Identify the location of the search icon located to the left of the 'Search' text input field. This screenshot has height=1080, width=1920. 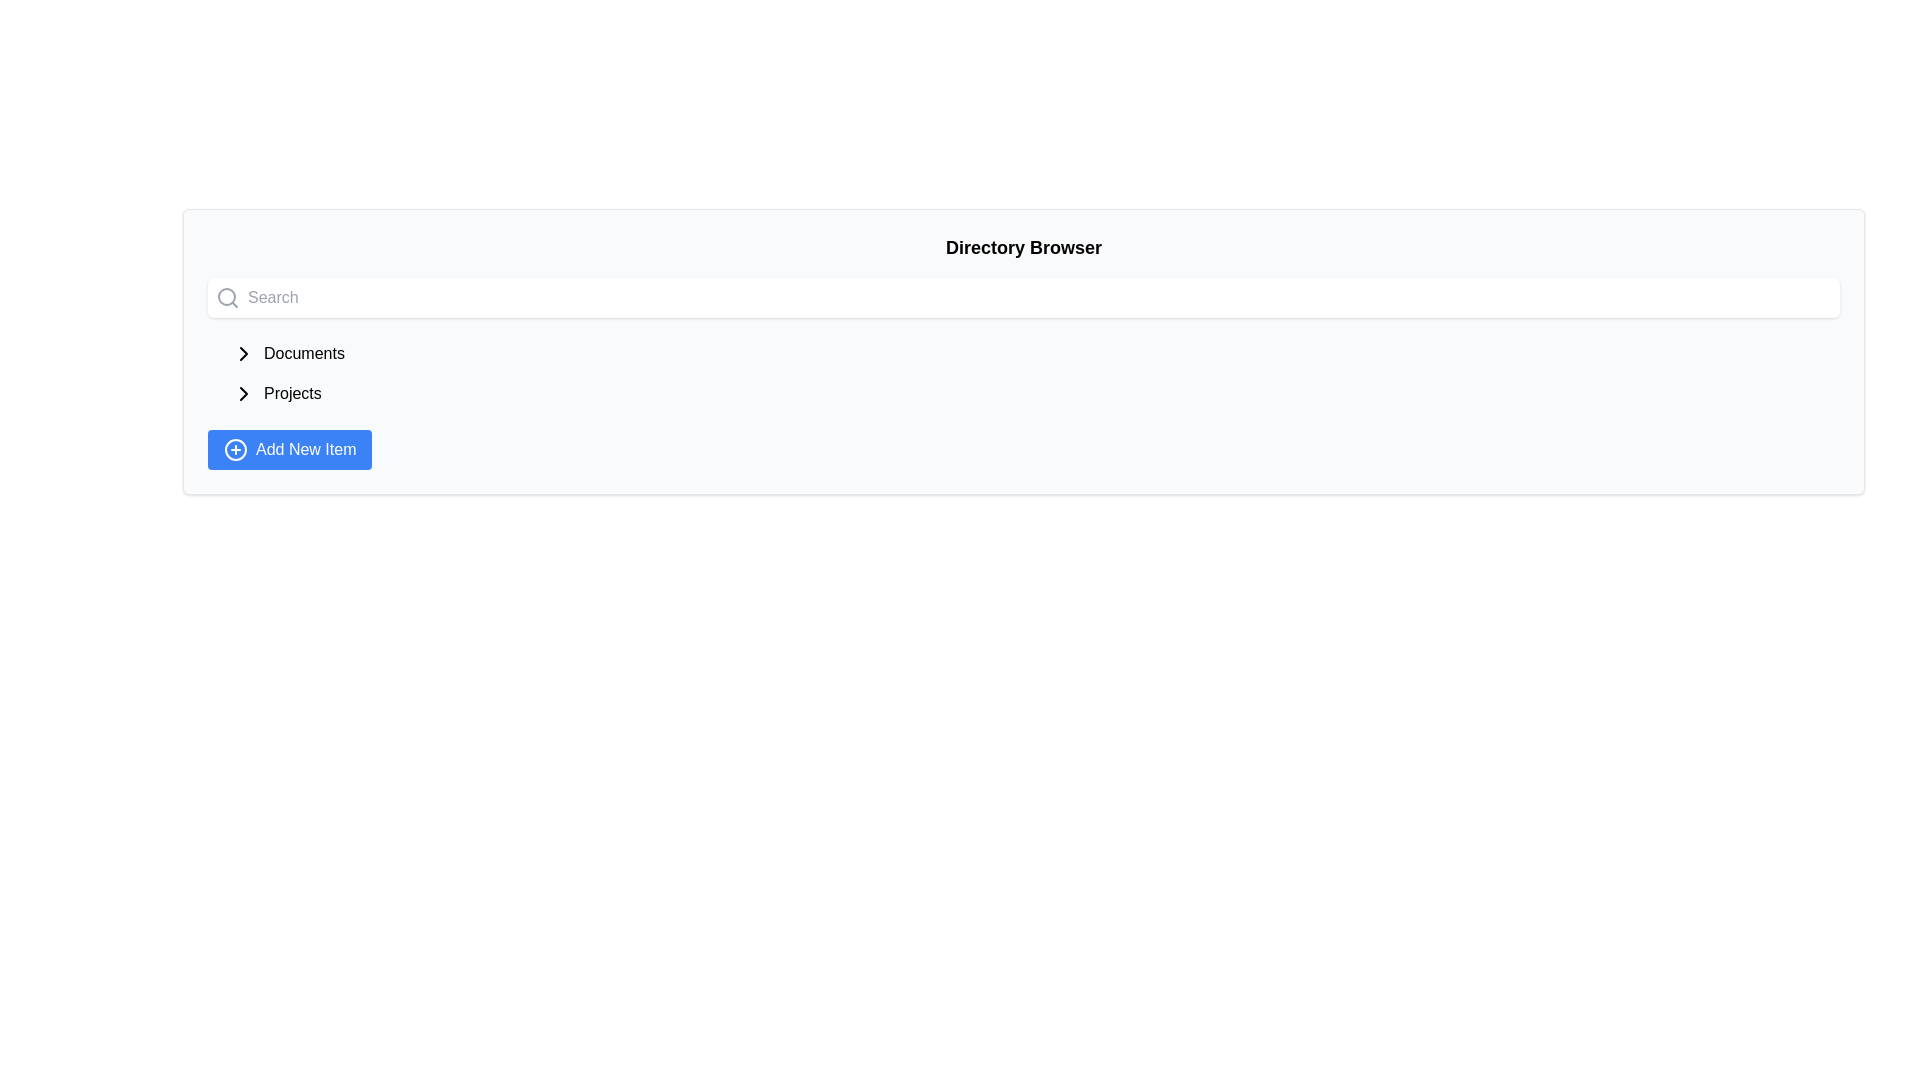
(227, 297).